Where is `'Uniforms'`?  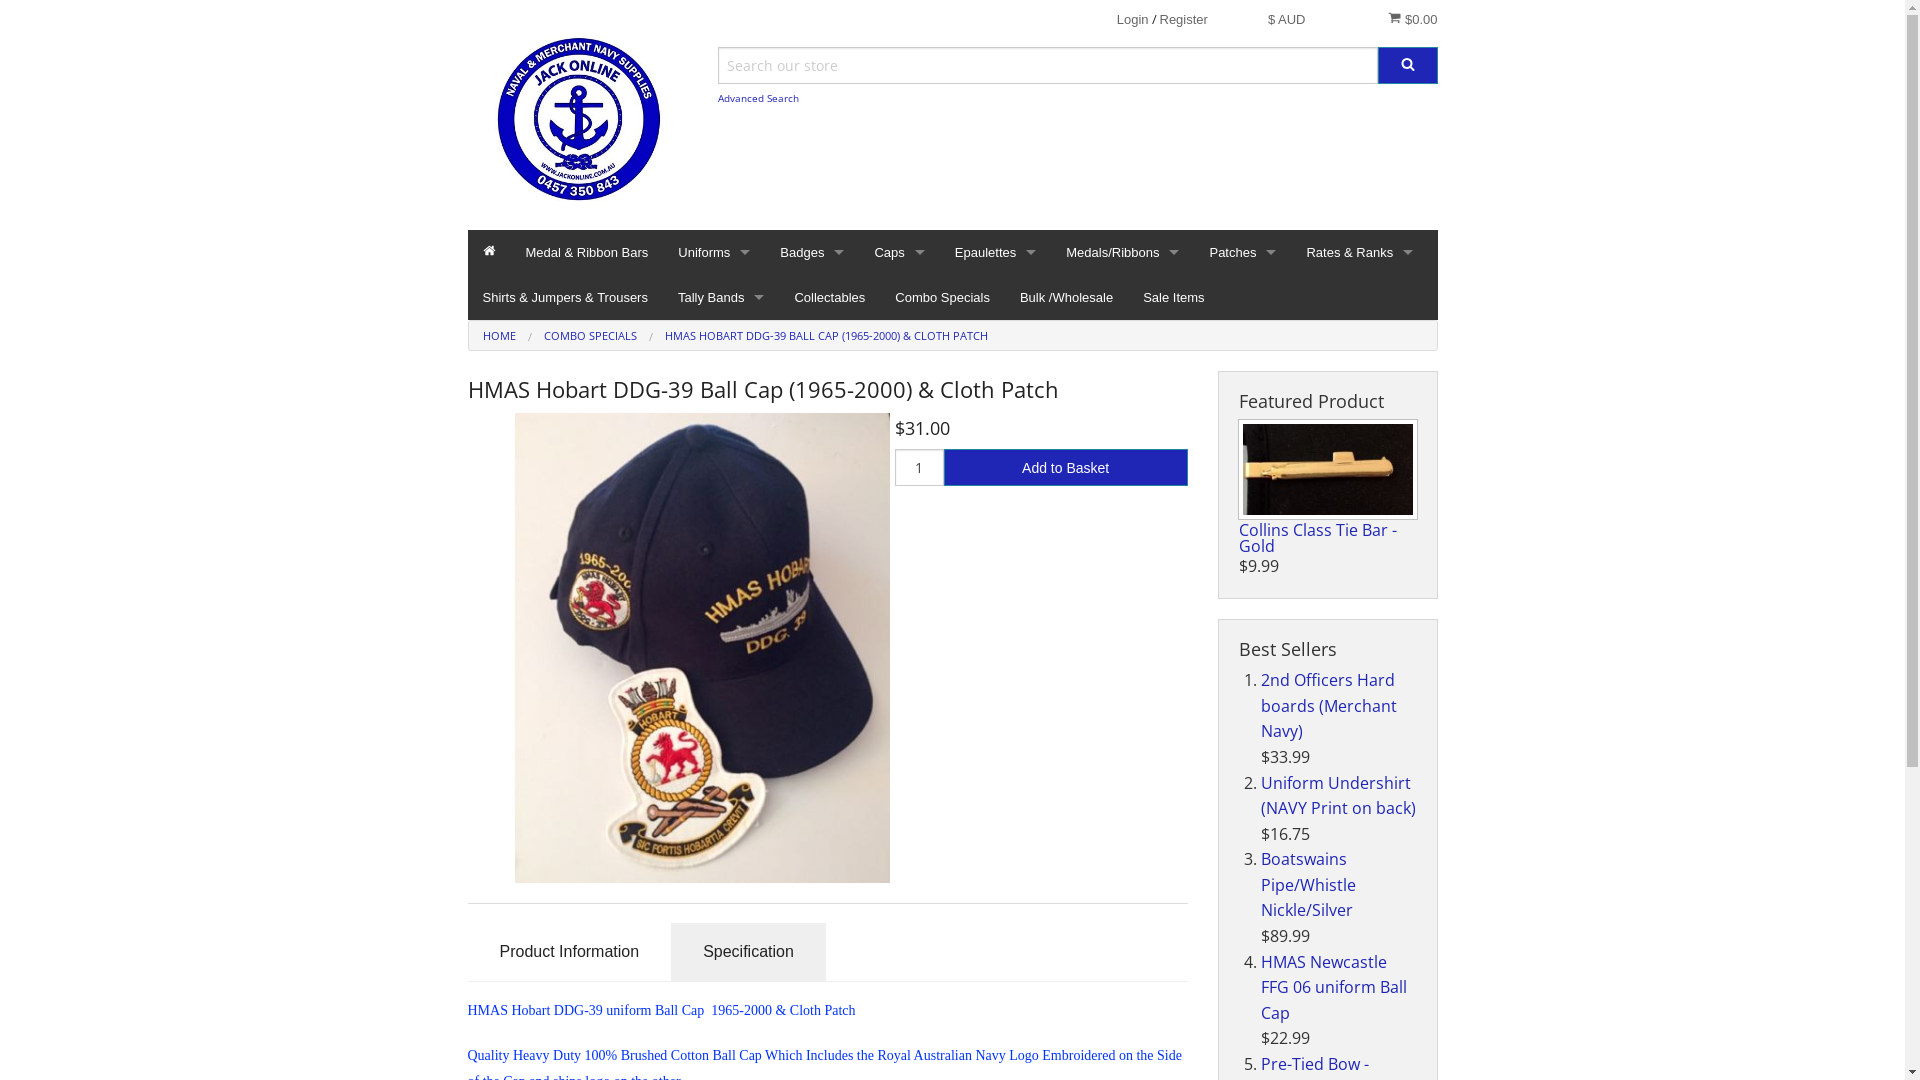 'Uniforms' is located at coordinates (714, 251).